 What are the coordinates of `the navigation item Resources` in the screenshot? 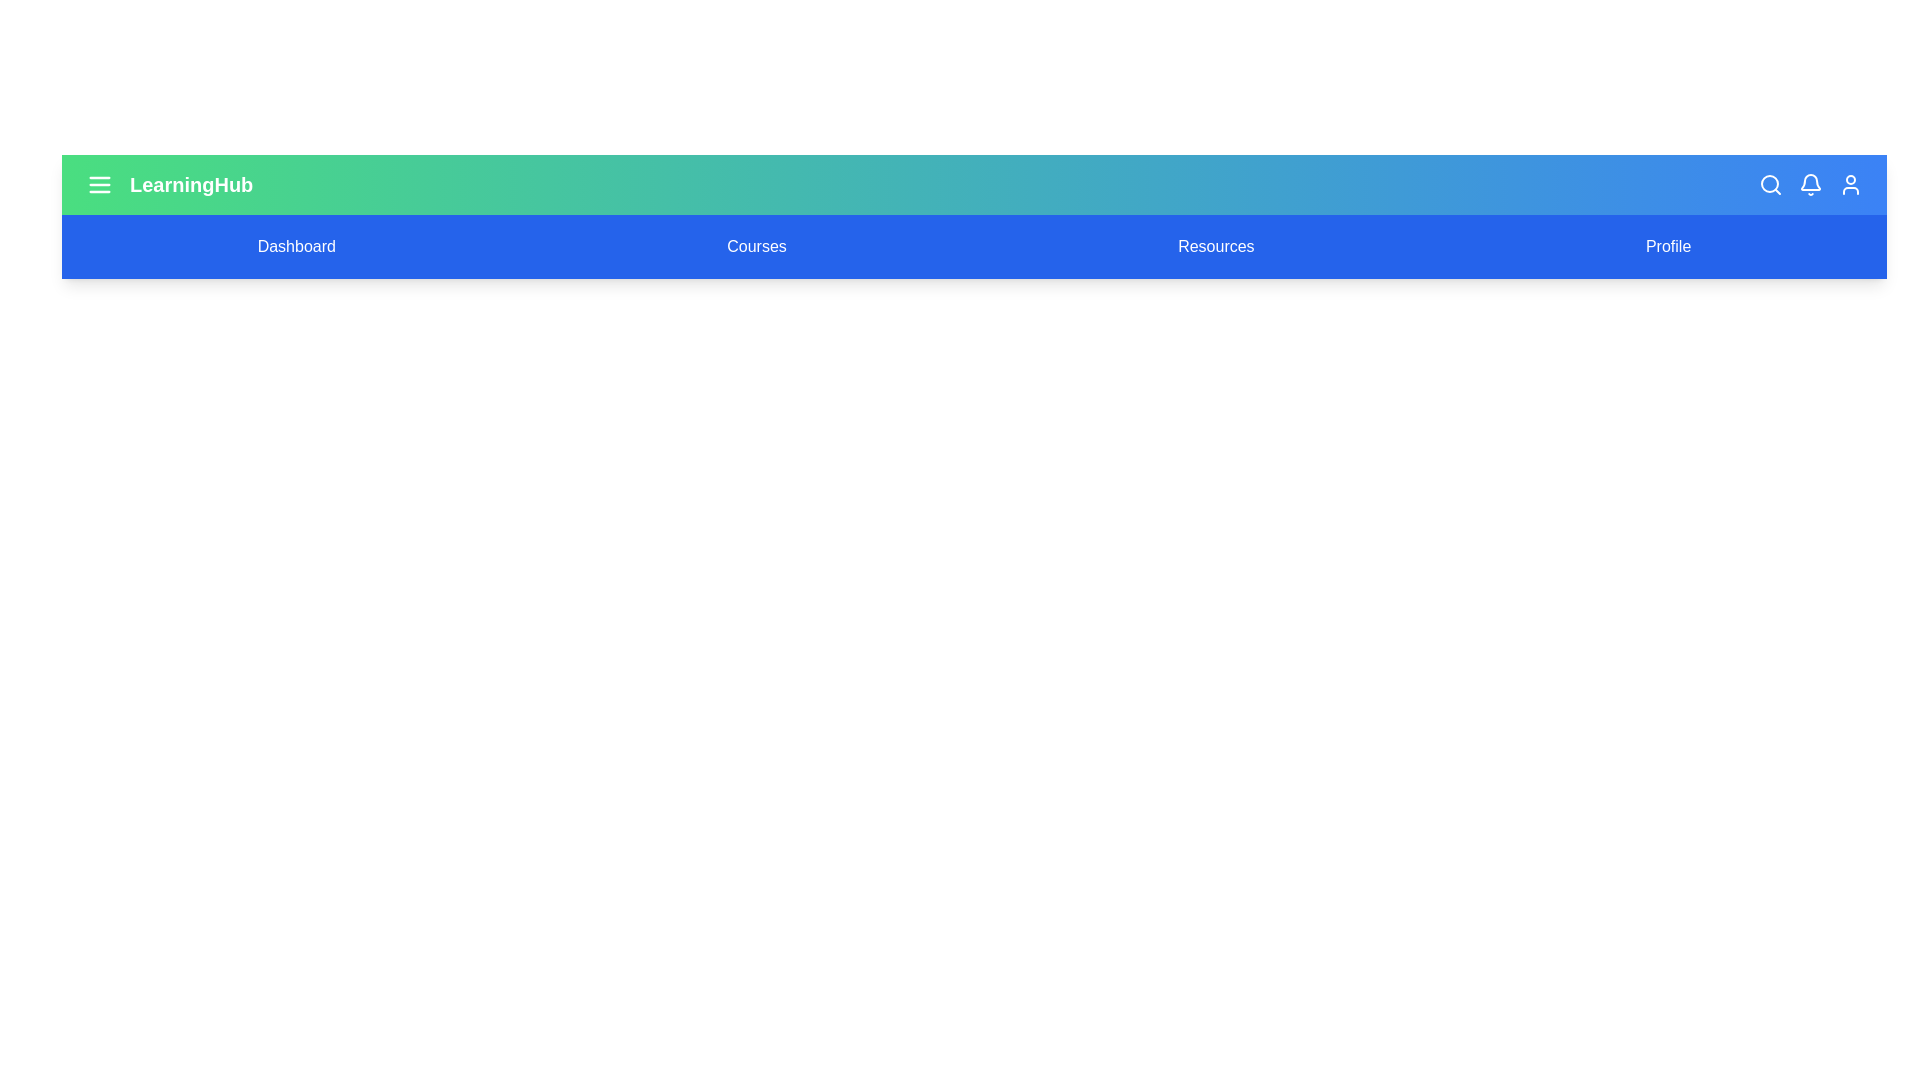 It's located at (1215, 245).